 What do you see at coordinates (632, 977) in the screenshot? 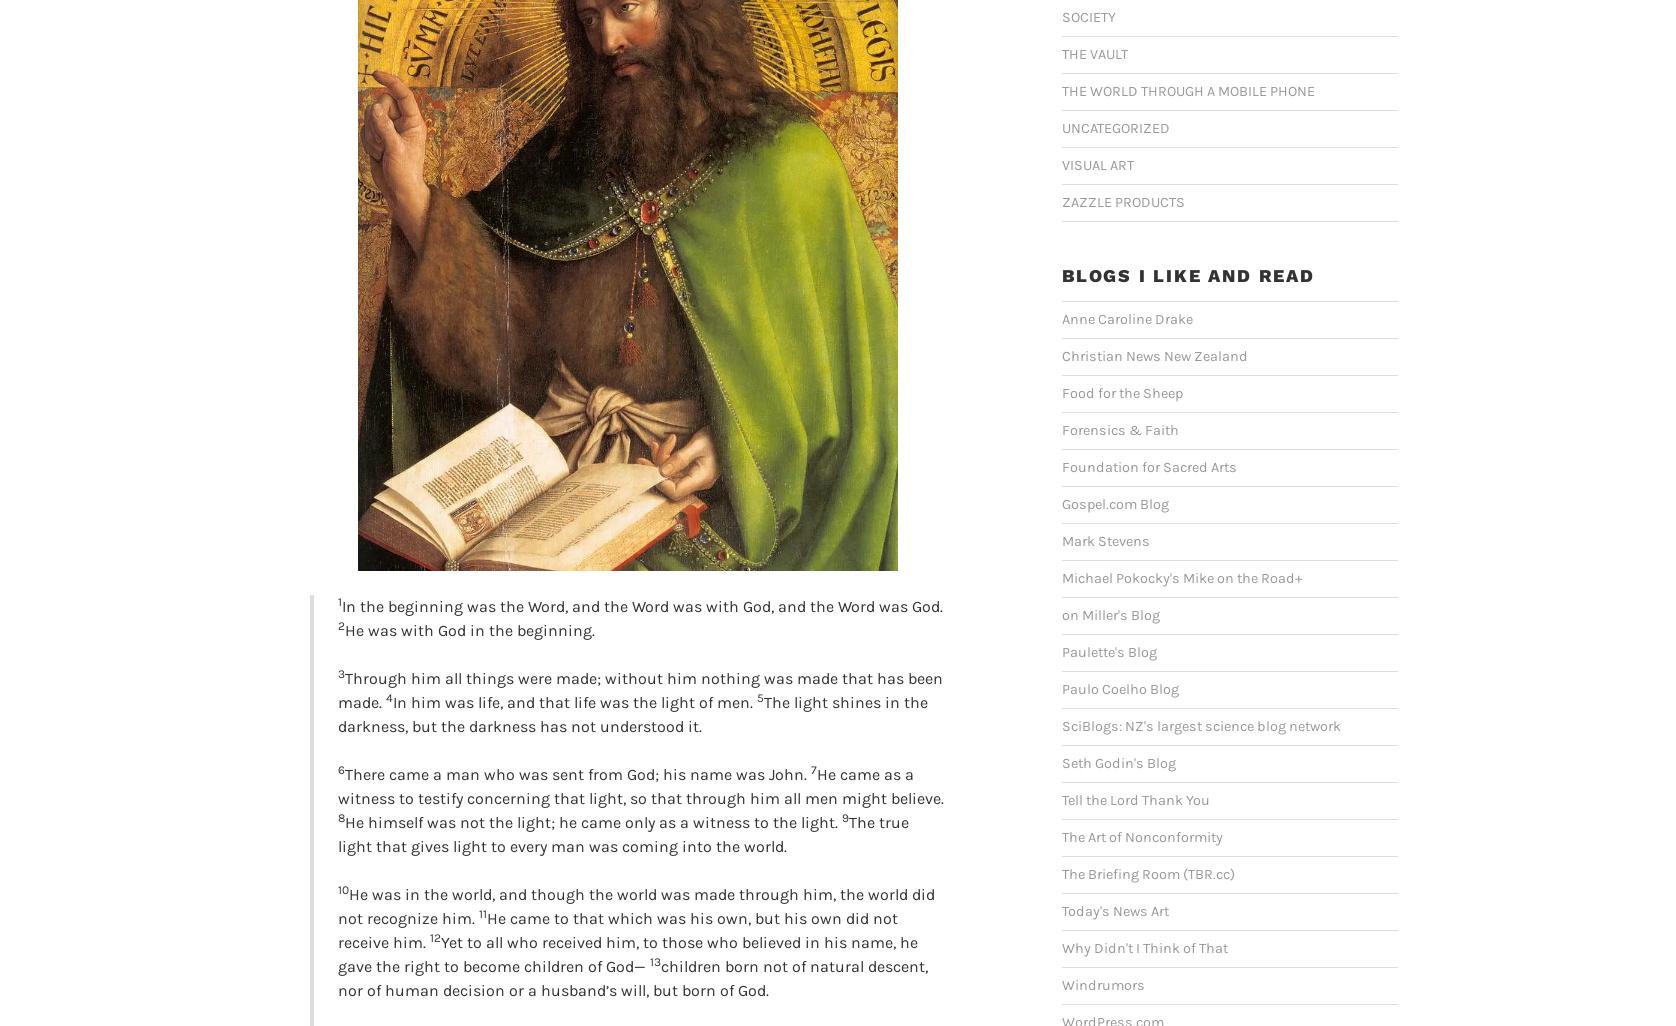
I see `'children born not of natural descent, nor of human decision or a  husband’s will, but born of God.'` at bounding box center [632, 977].